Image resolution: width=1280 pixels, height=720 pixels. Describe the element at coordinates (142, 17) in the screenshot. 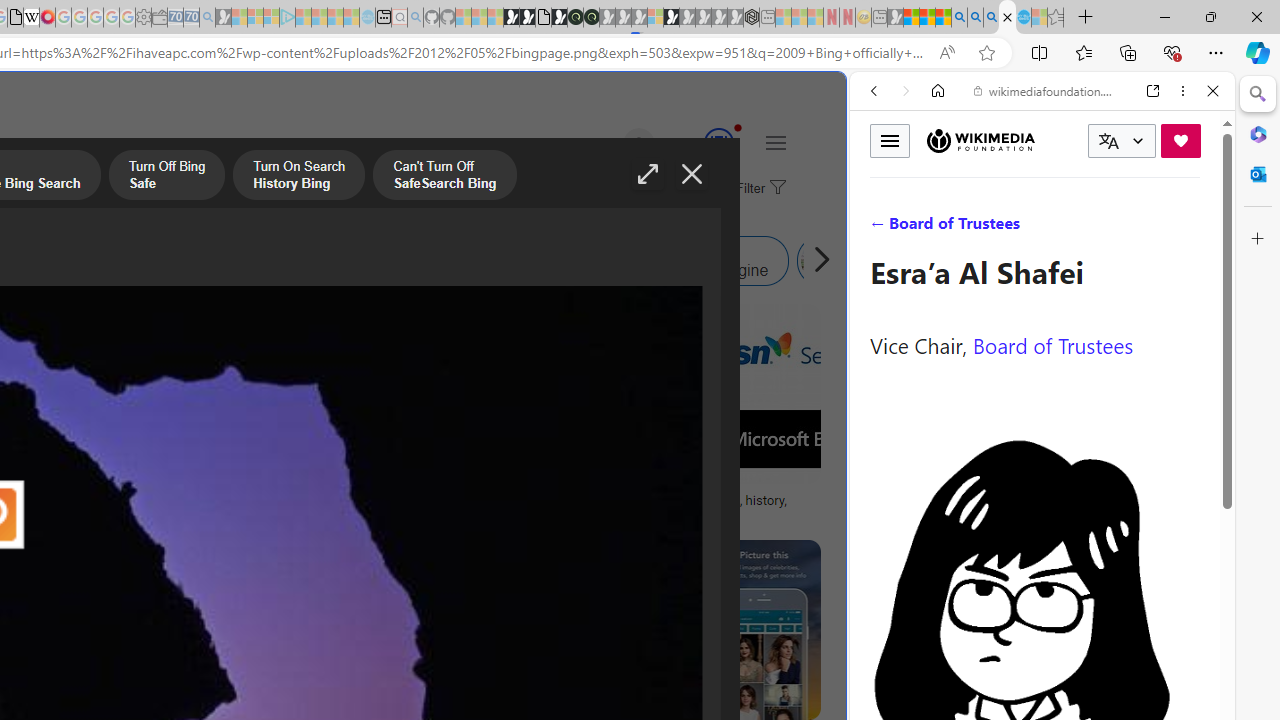

I see `'Settings - Sleeping'` at that location.